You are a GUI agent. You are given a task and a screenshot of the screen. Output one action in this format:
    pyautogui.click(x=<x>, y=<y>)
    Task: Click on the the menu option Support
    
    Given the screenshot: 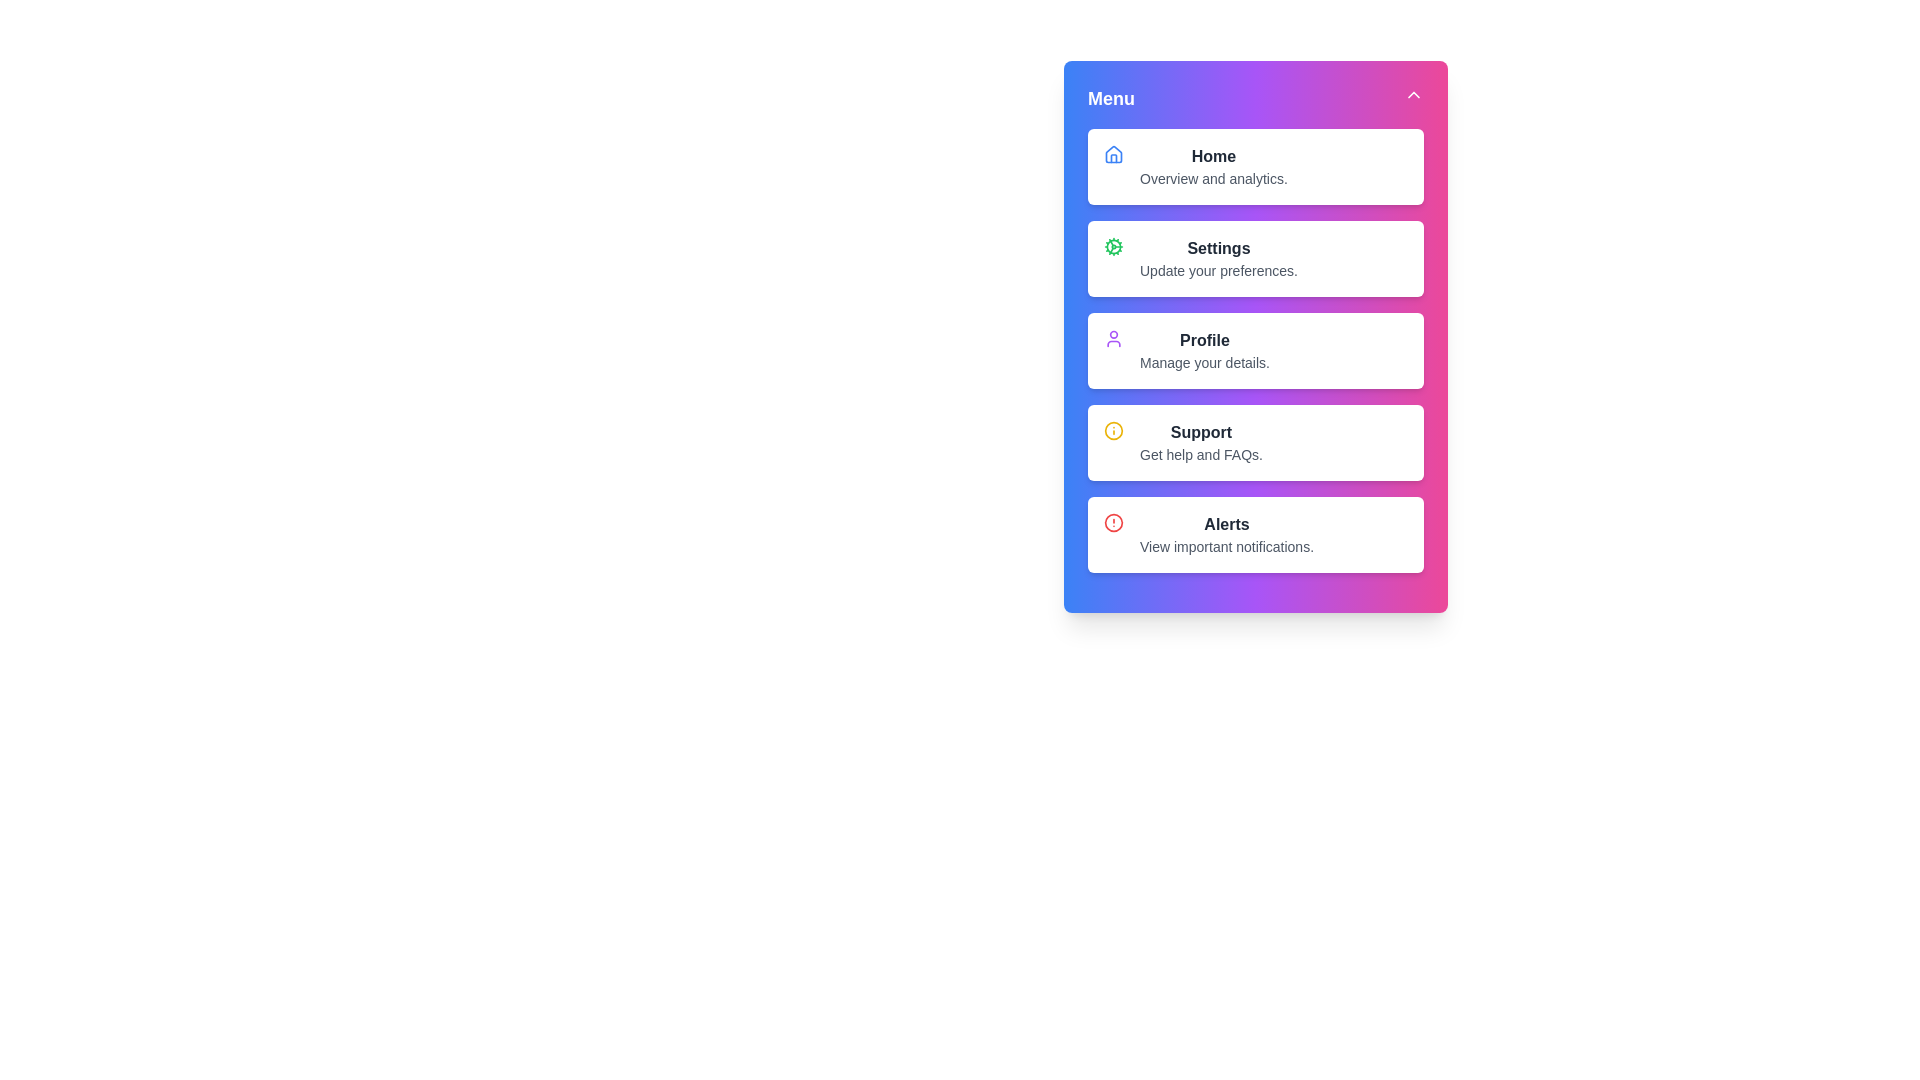 What is the action you would take?
    pyautogui.click(x=1200, y=450)
    